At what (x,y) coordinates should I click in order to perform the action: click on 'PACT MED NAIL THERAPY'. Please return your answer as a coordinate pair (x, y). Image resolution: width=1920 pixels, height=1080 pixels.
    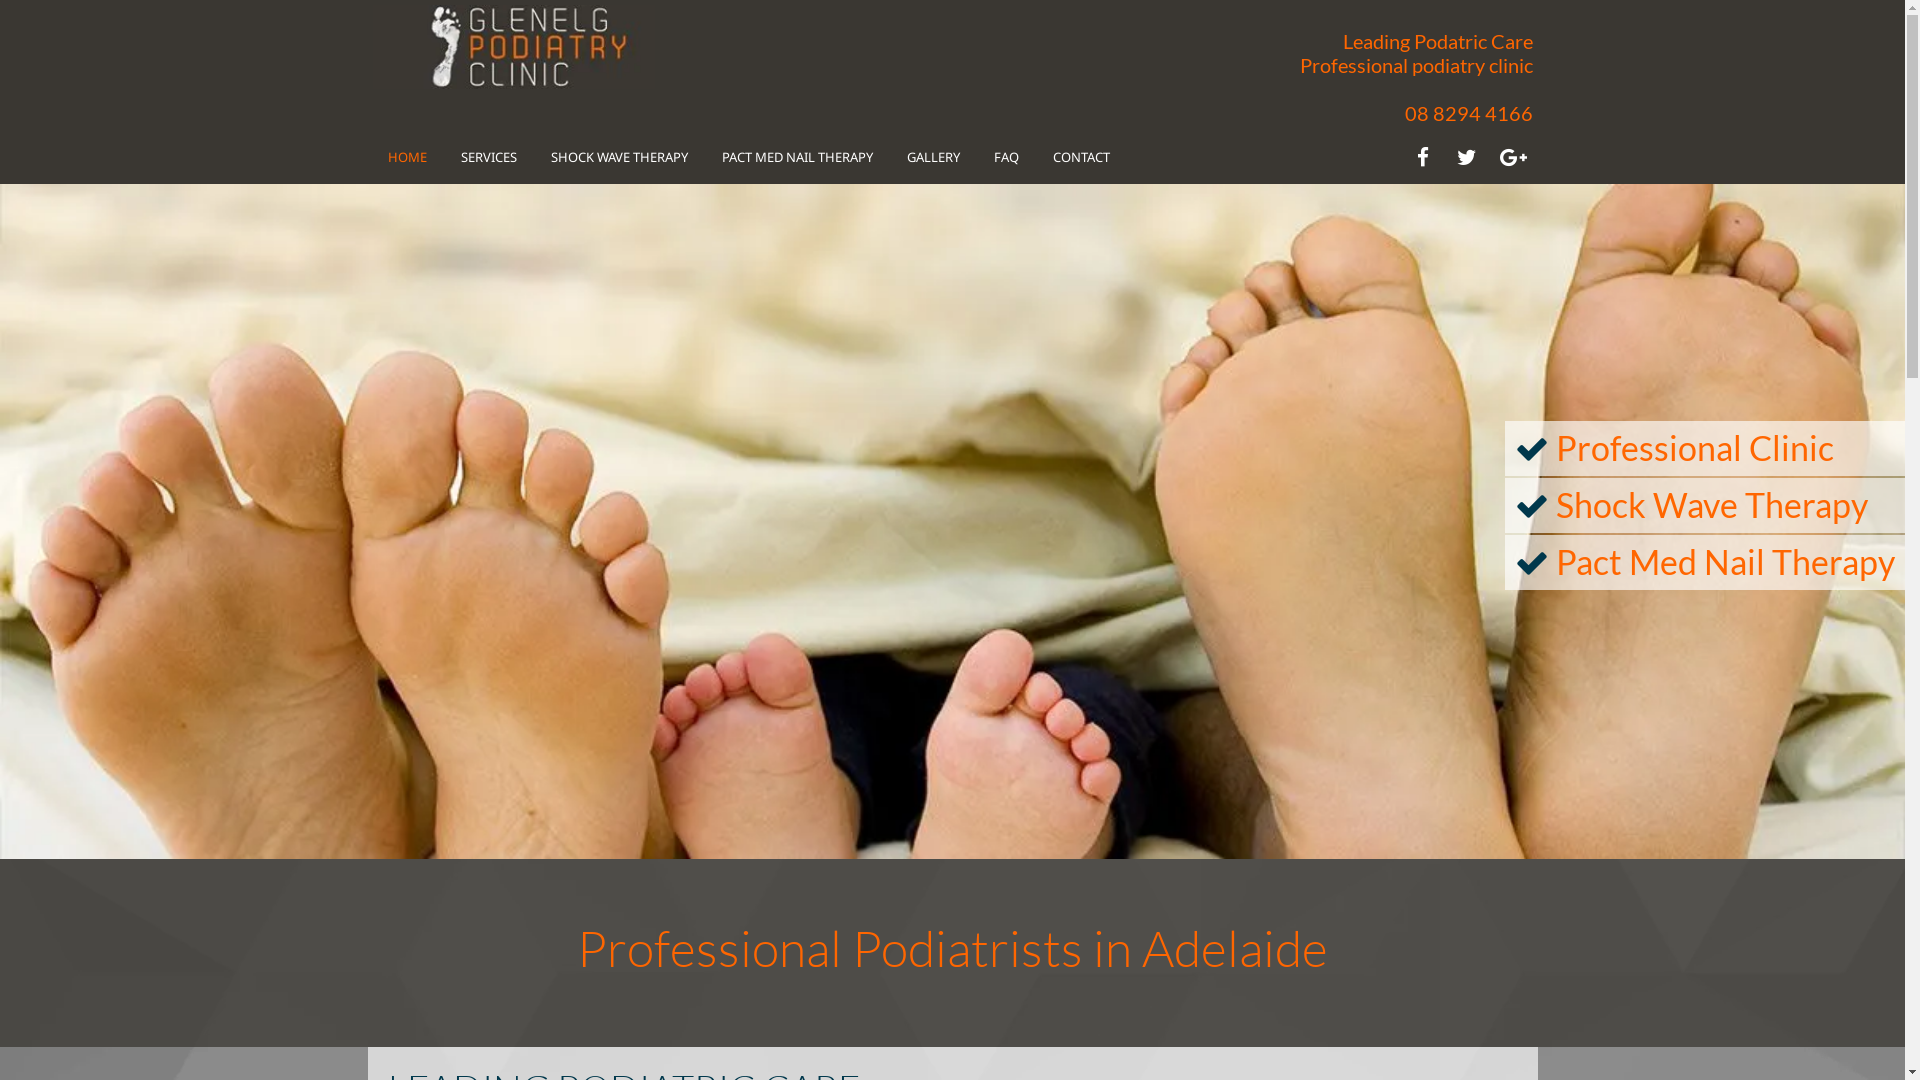
    Looking at the image, I should click on (720, 155).